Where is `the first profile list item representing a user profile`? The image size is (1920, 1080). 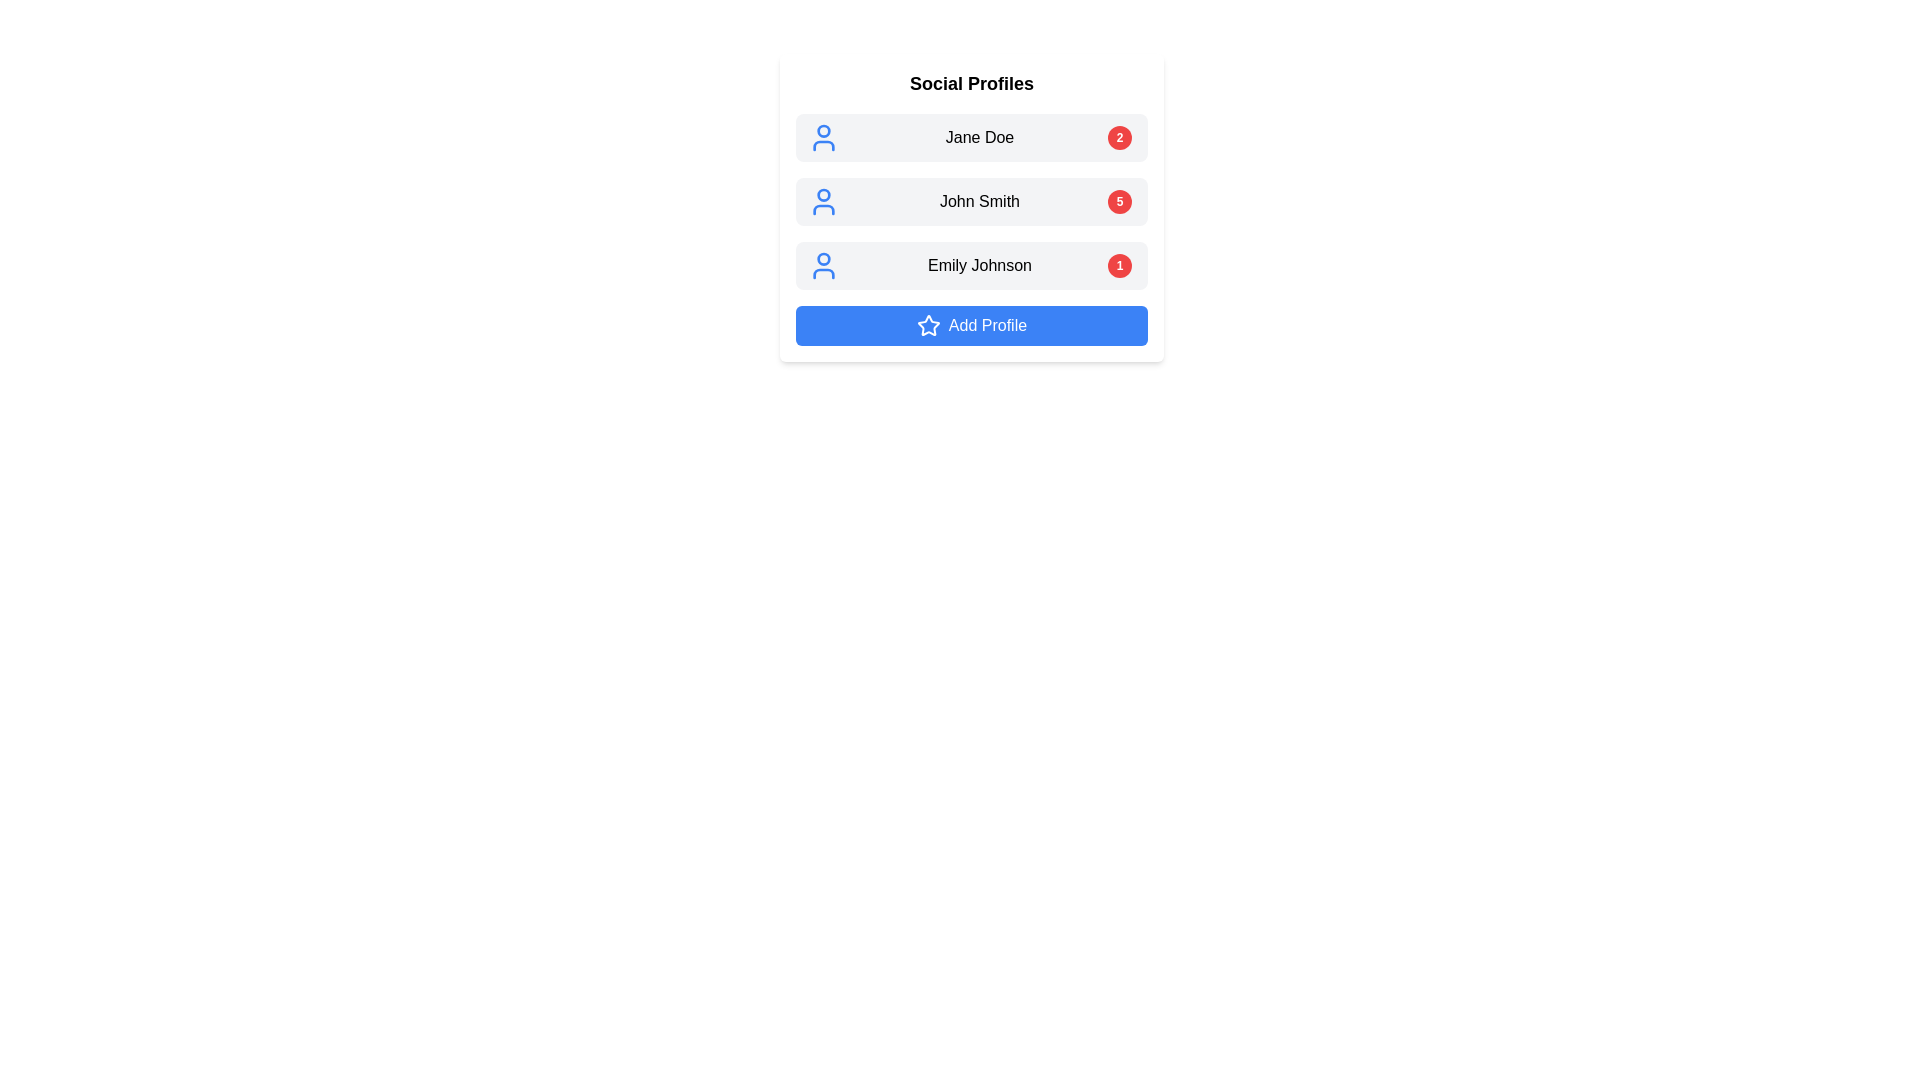
the first profile list item representing a user profile is located at coordinates (971, 137).